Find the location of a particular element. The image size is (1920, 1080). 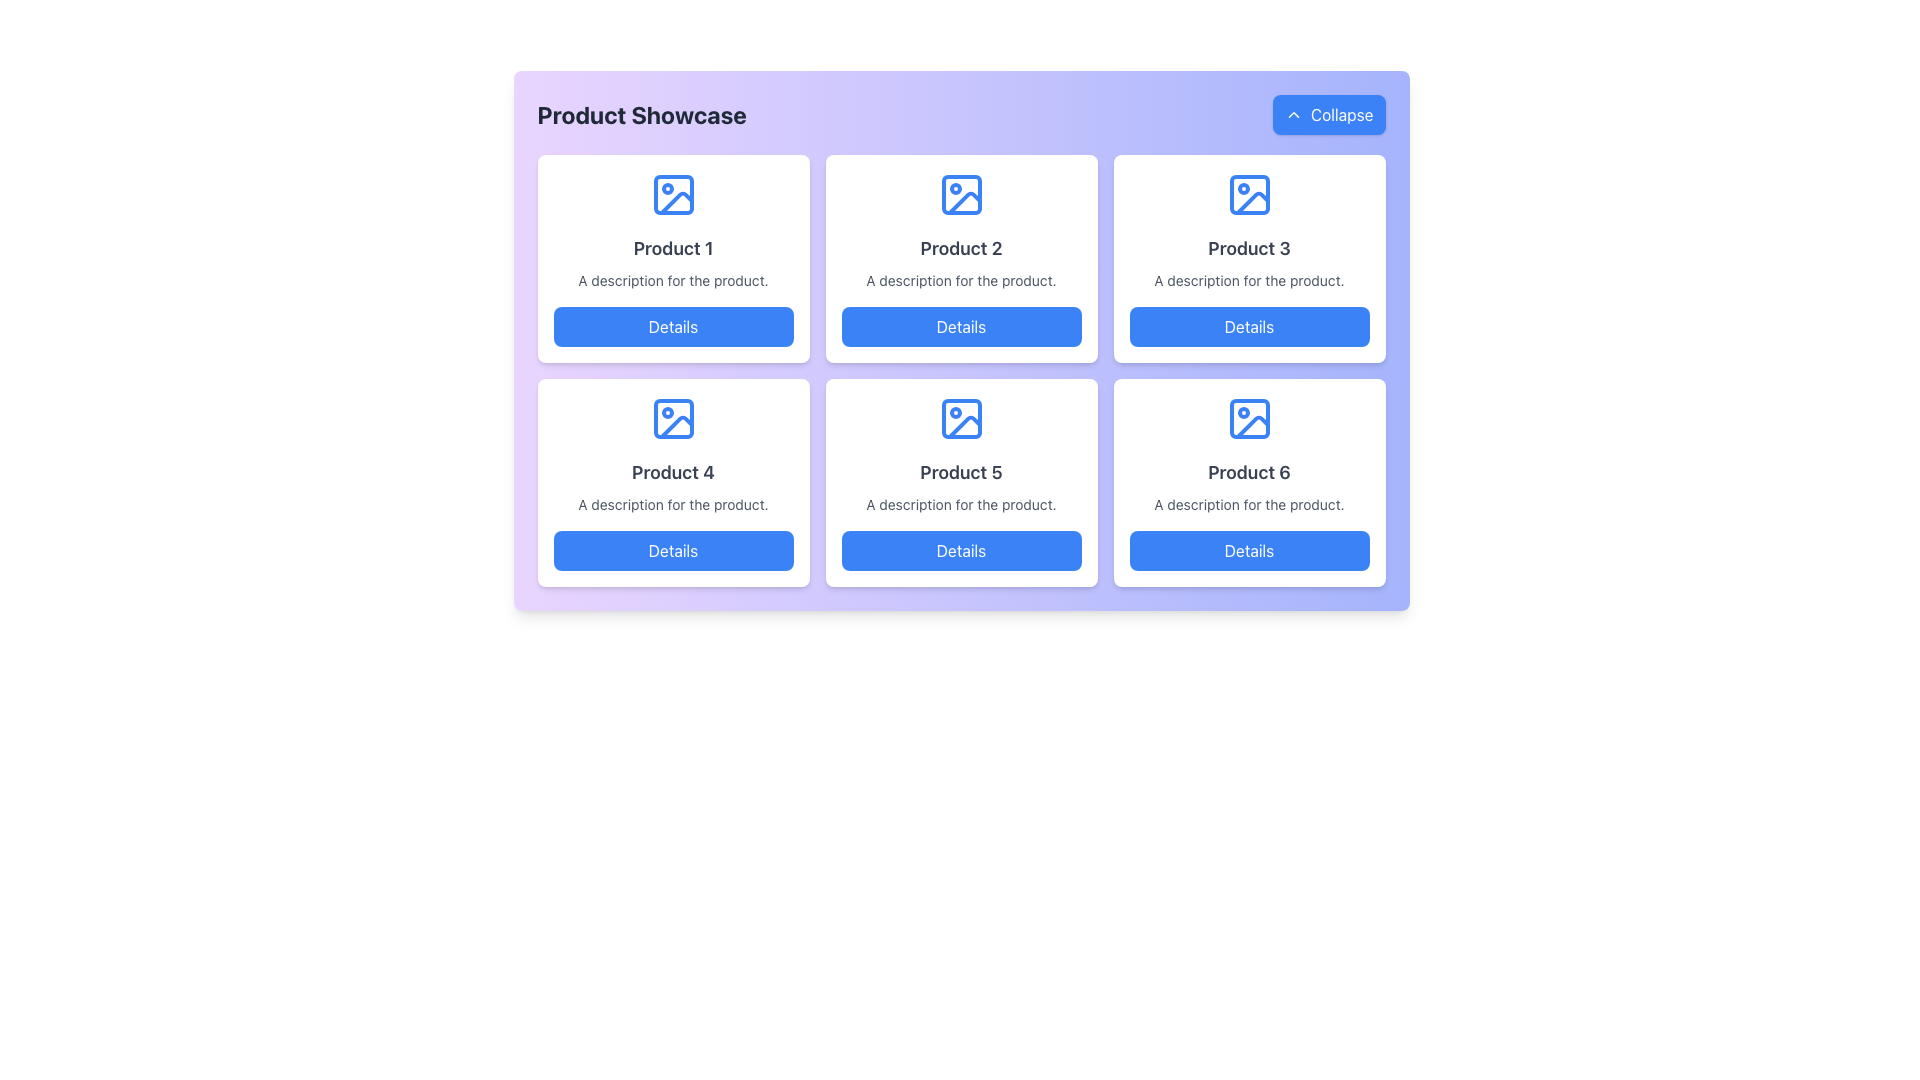

title displayed in the text label located in the first card of the grid layout, positioned centrally below the image icon is located at coordinates (673, 248).